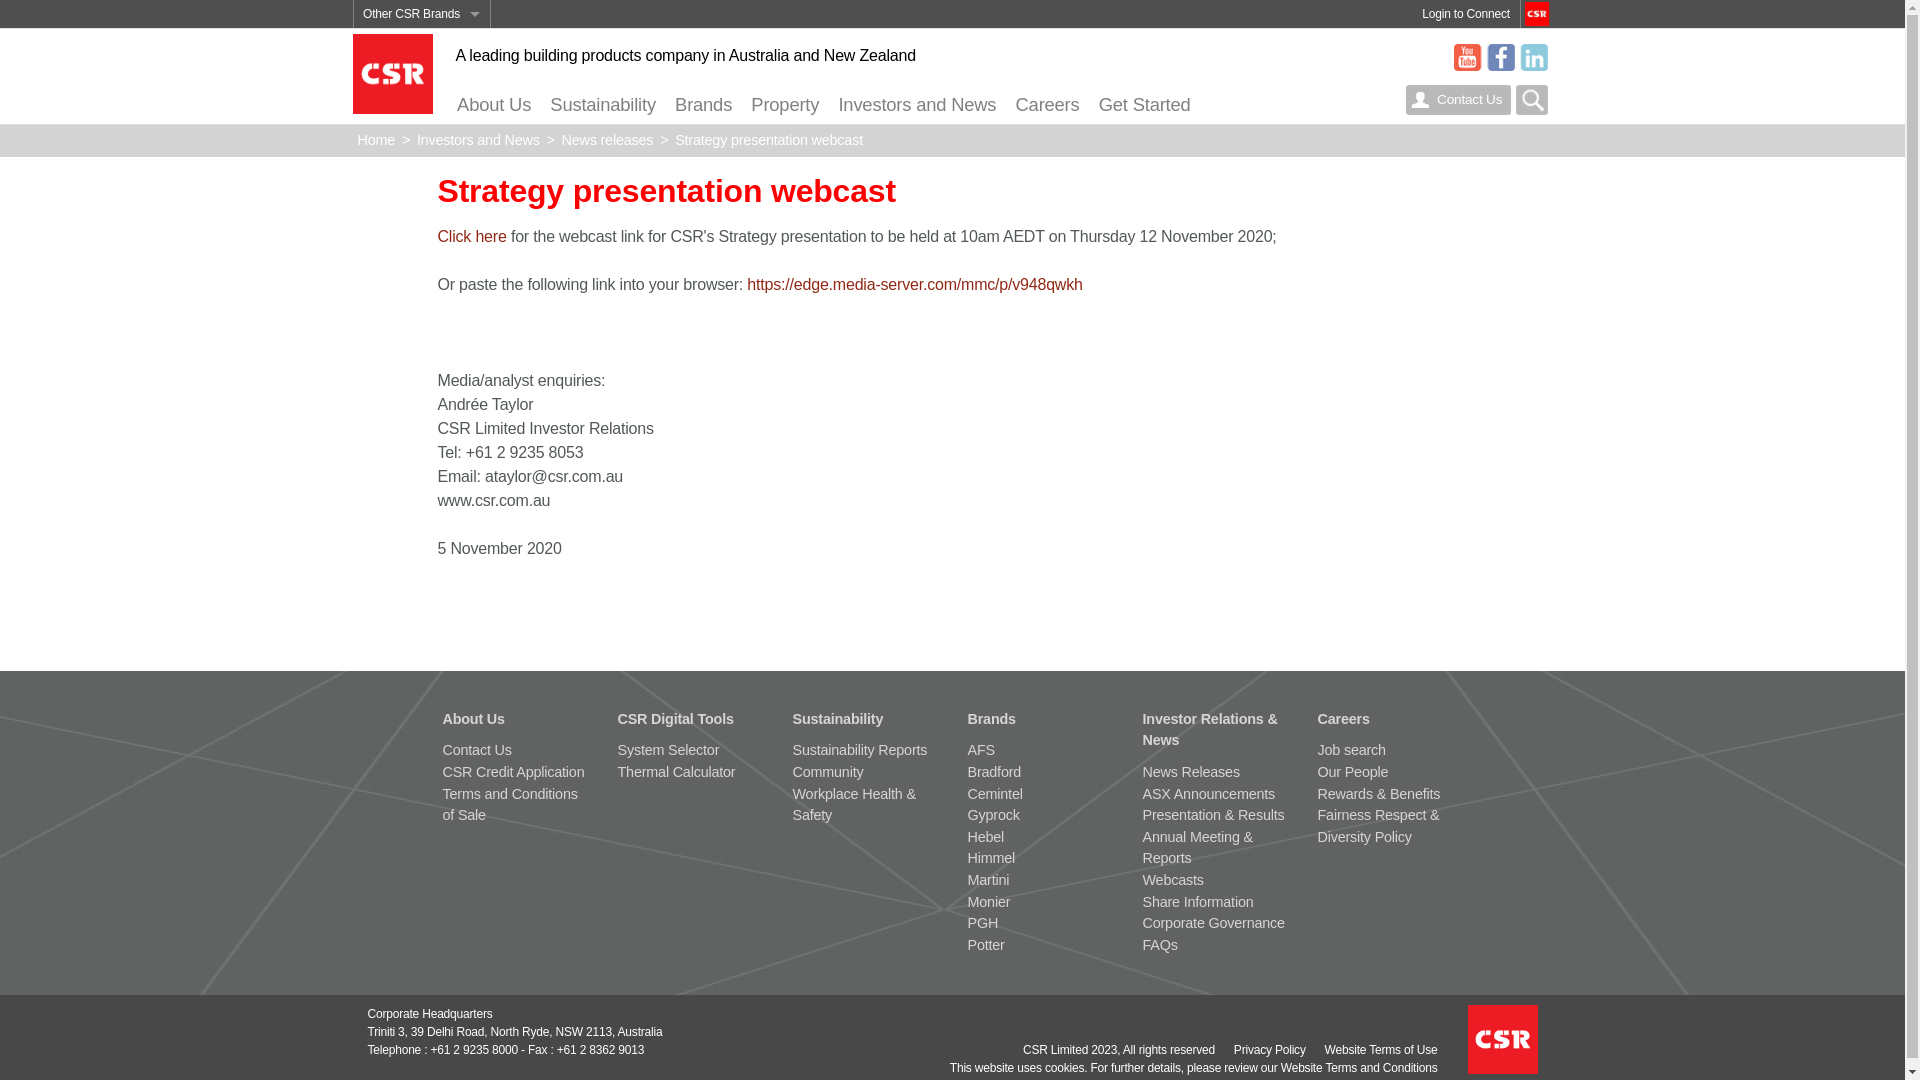  I want to click on 'Potter', so click(986, 945).